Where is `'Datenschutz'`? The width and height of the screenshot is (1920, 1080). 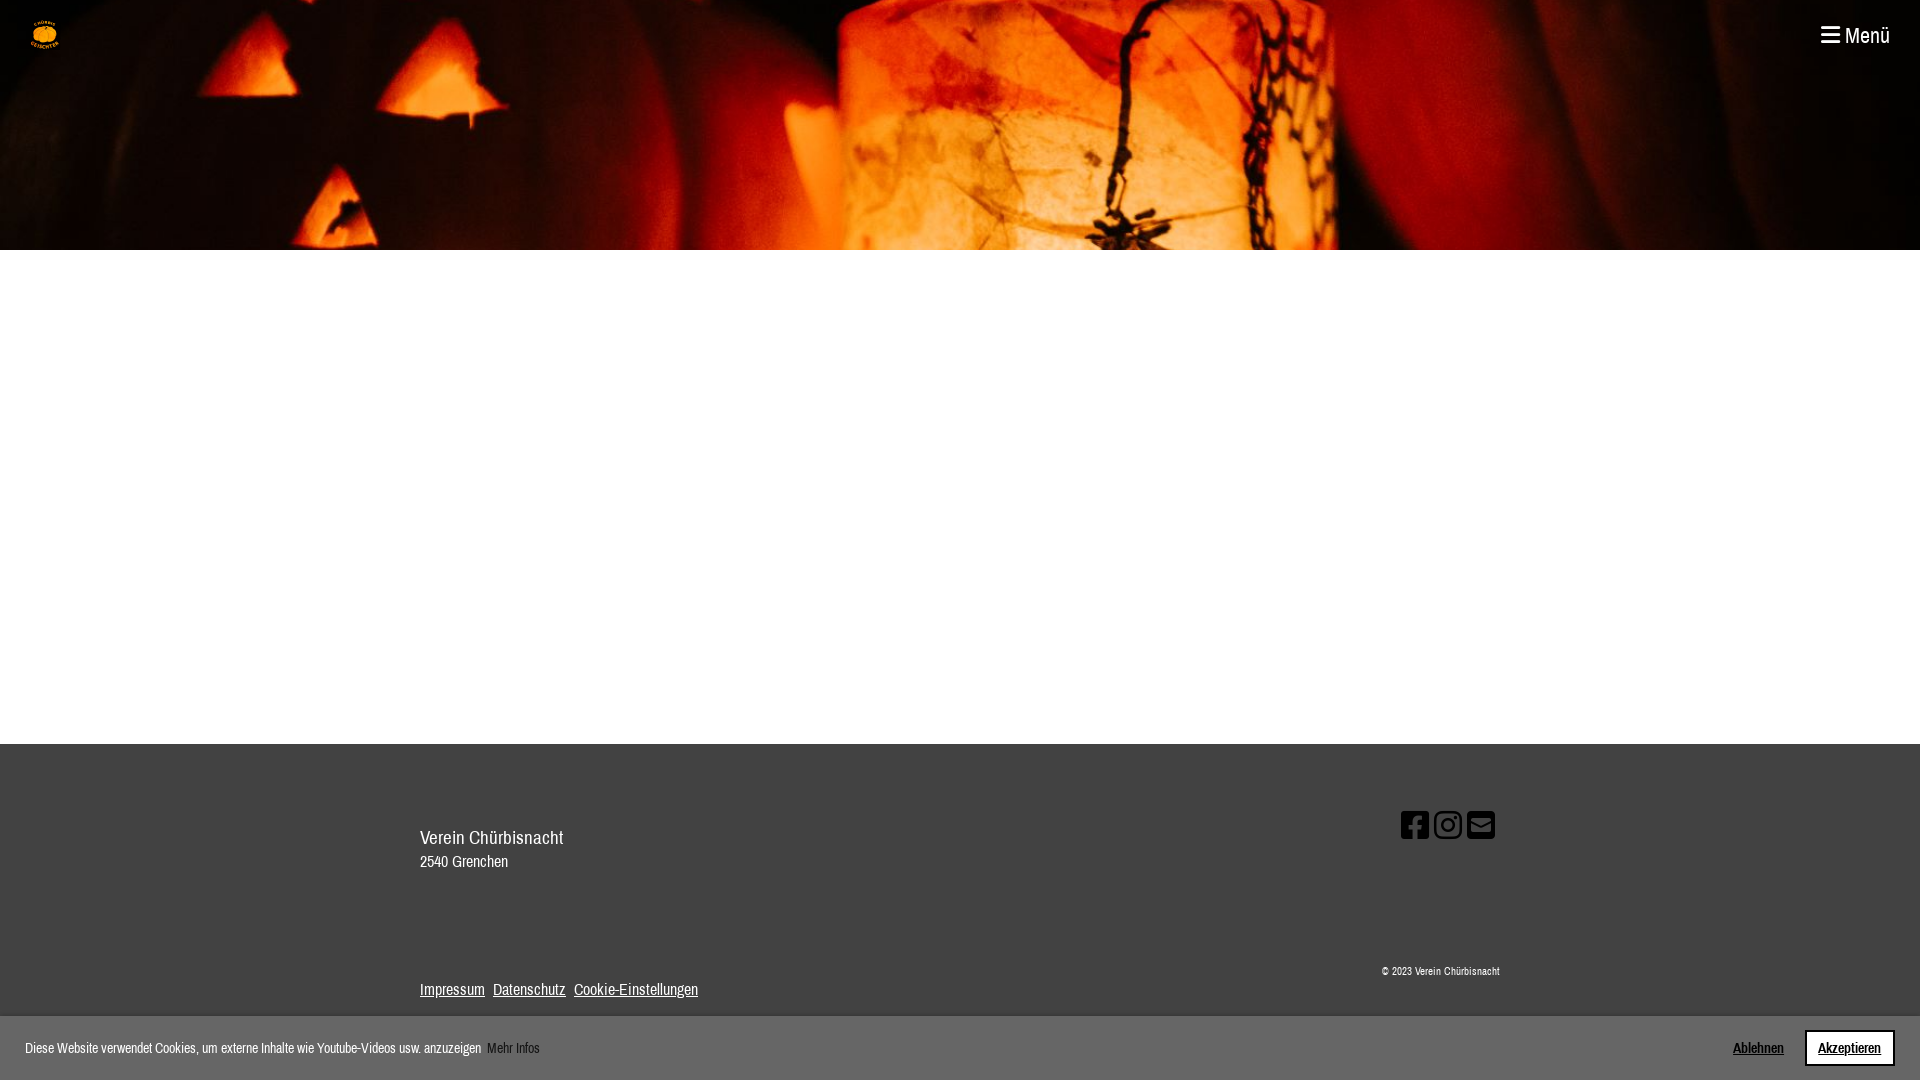
'Datenschutz' is located at coordinates (529, 987).